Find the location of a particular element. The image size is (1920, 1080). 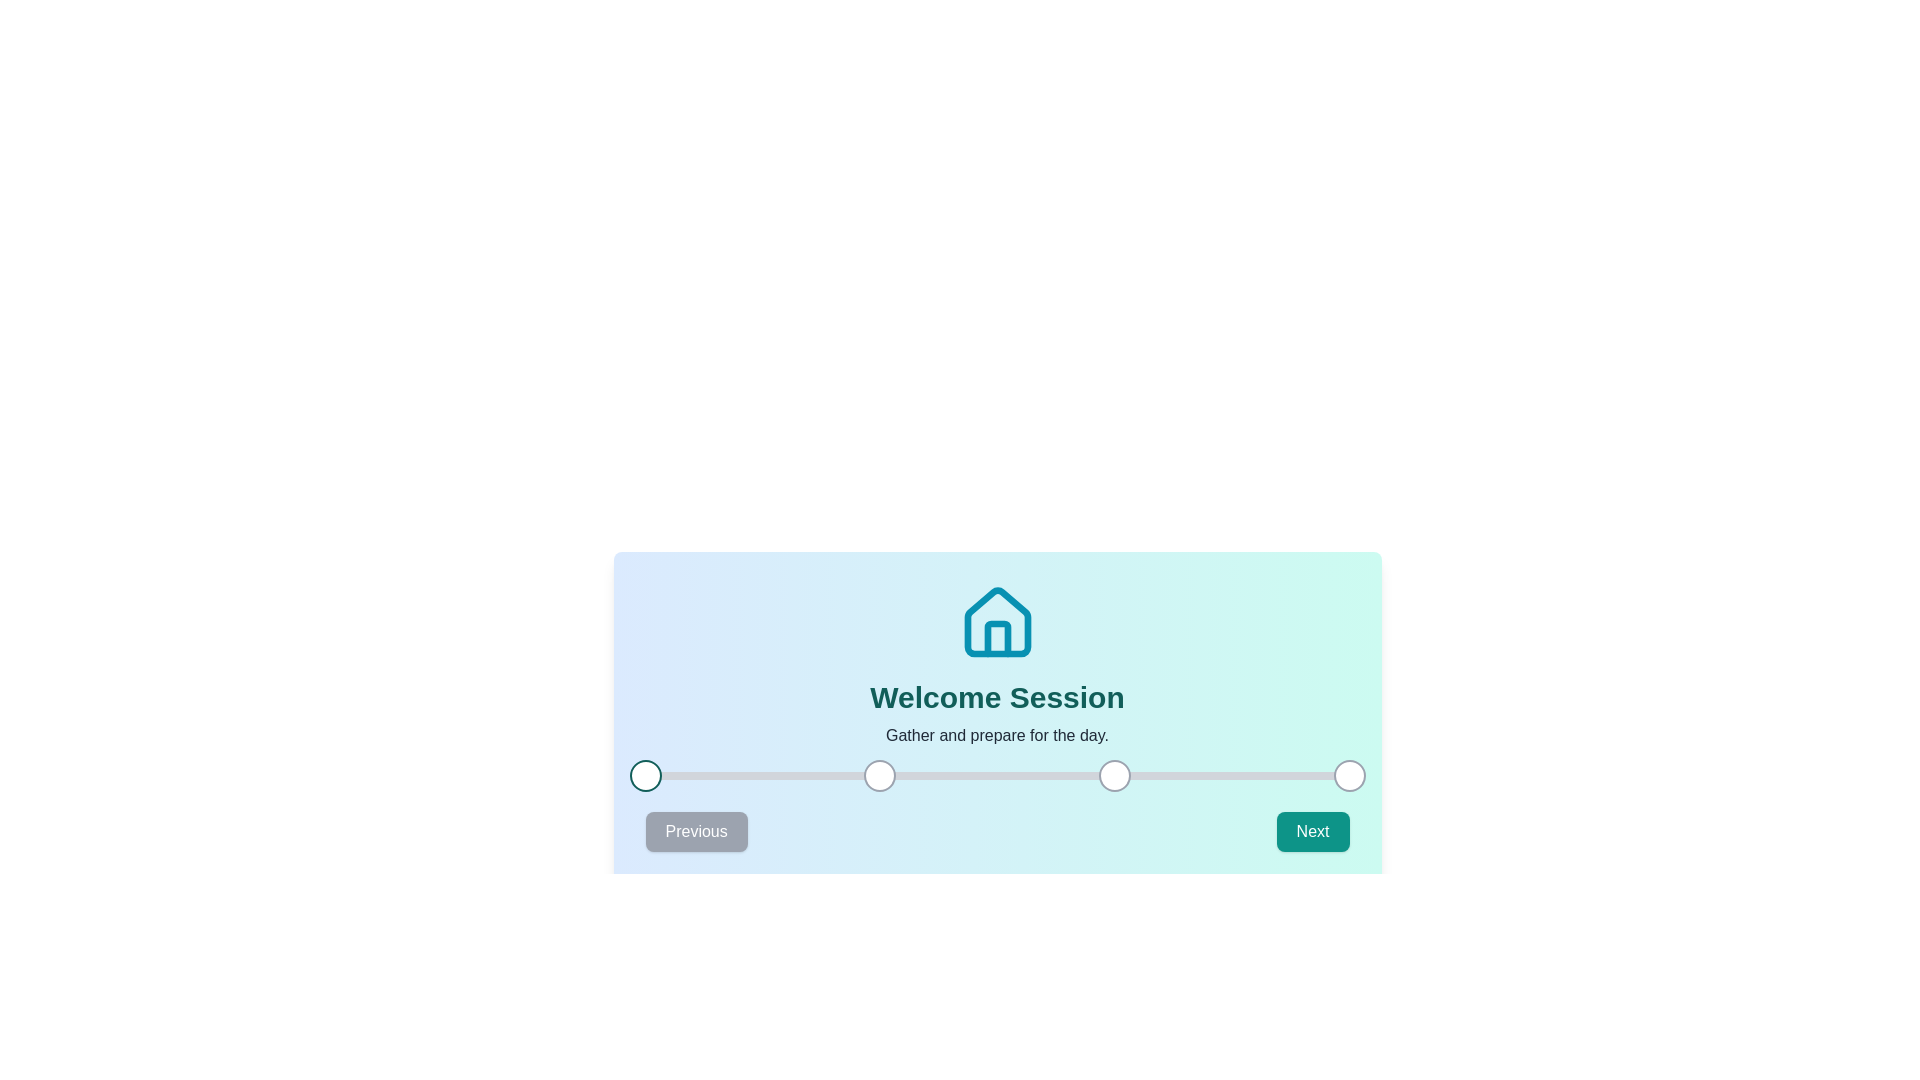

the progress indicator corresponding to step 4 is located at coordinates (1349, 774).